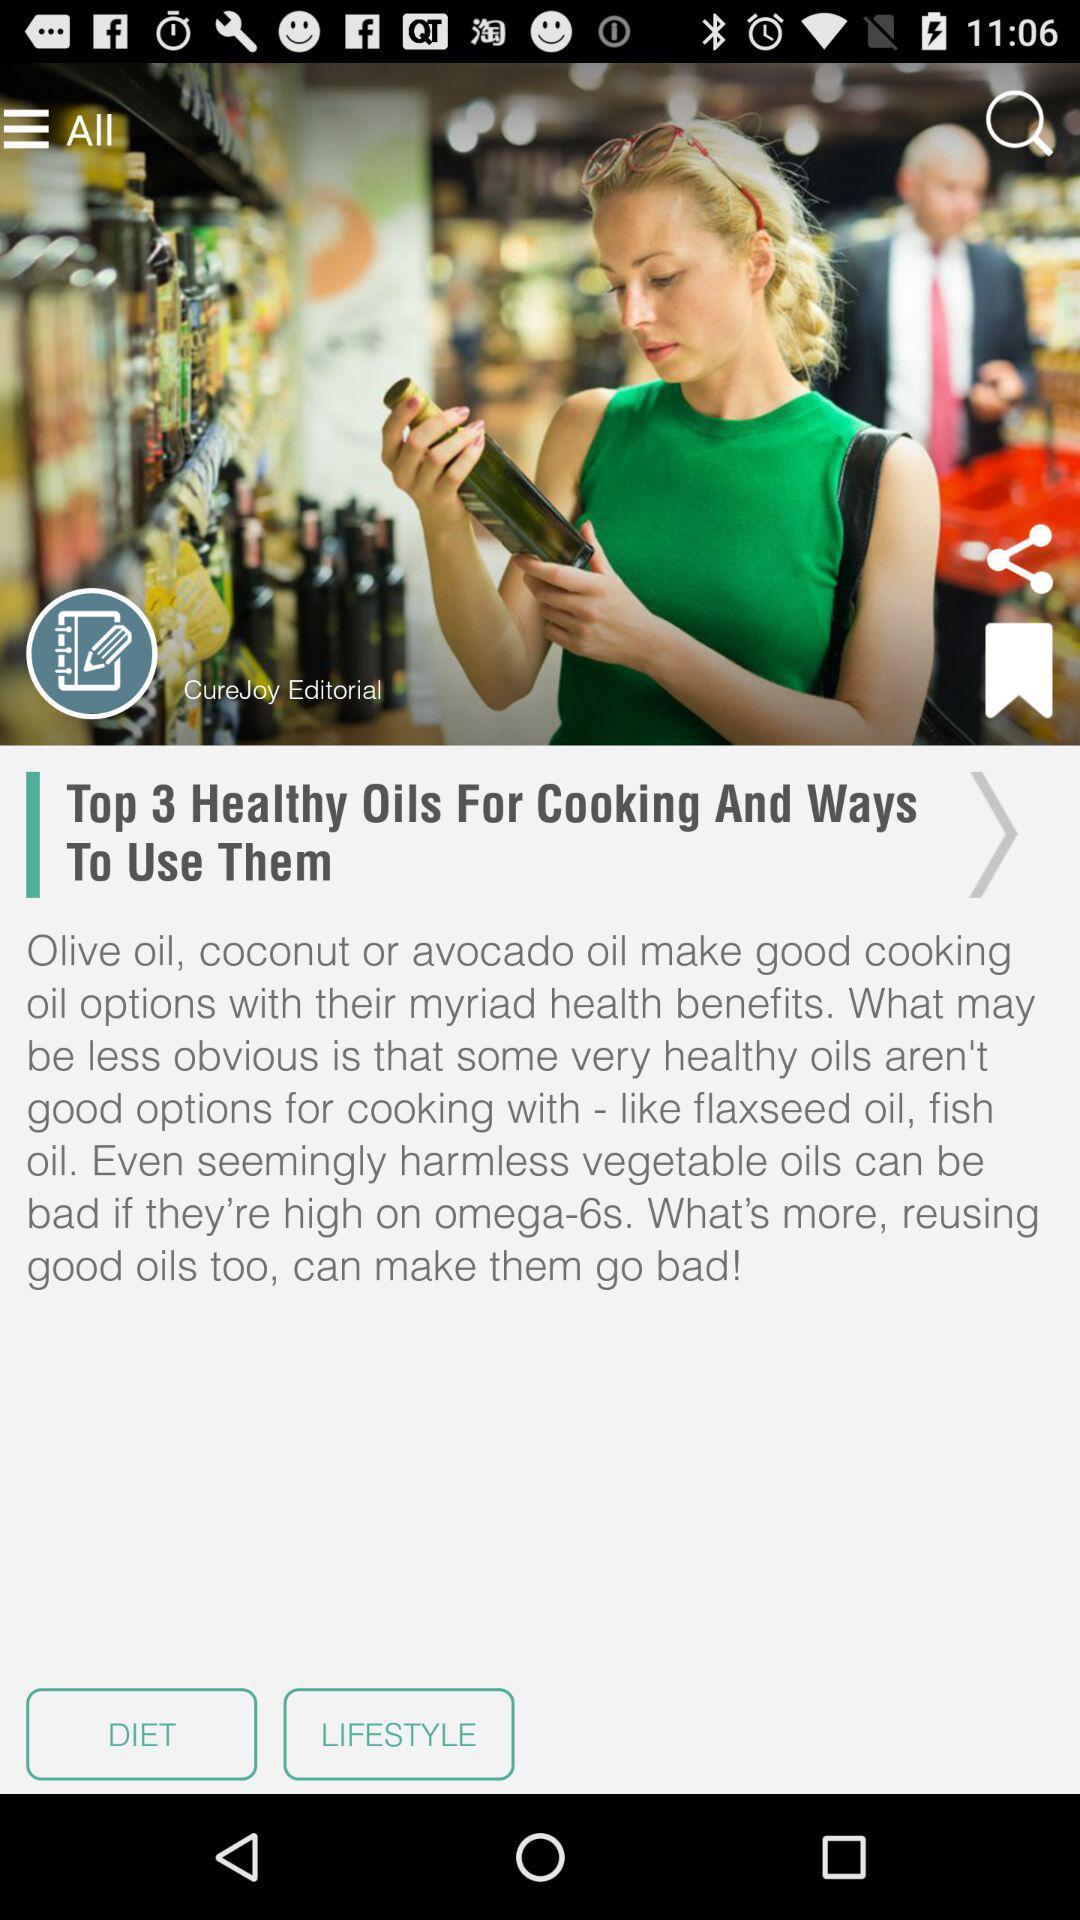  I want to click on click zoom option, so click(1019, 122).